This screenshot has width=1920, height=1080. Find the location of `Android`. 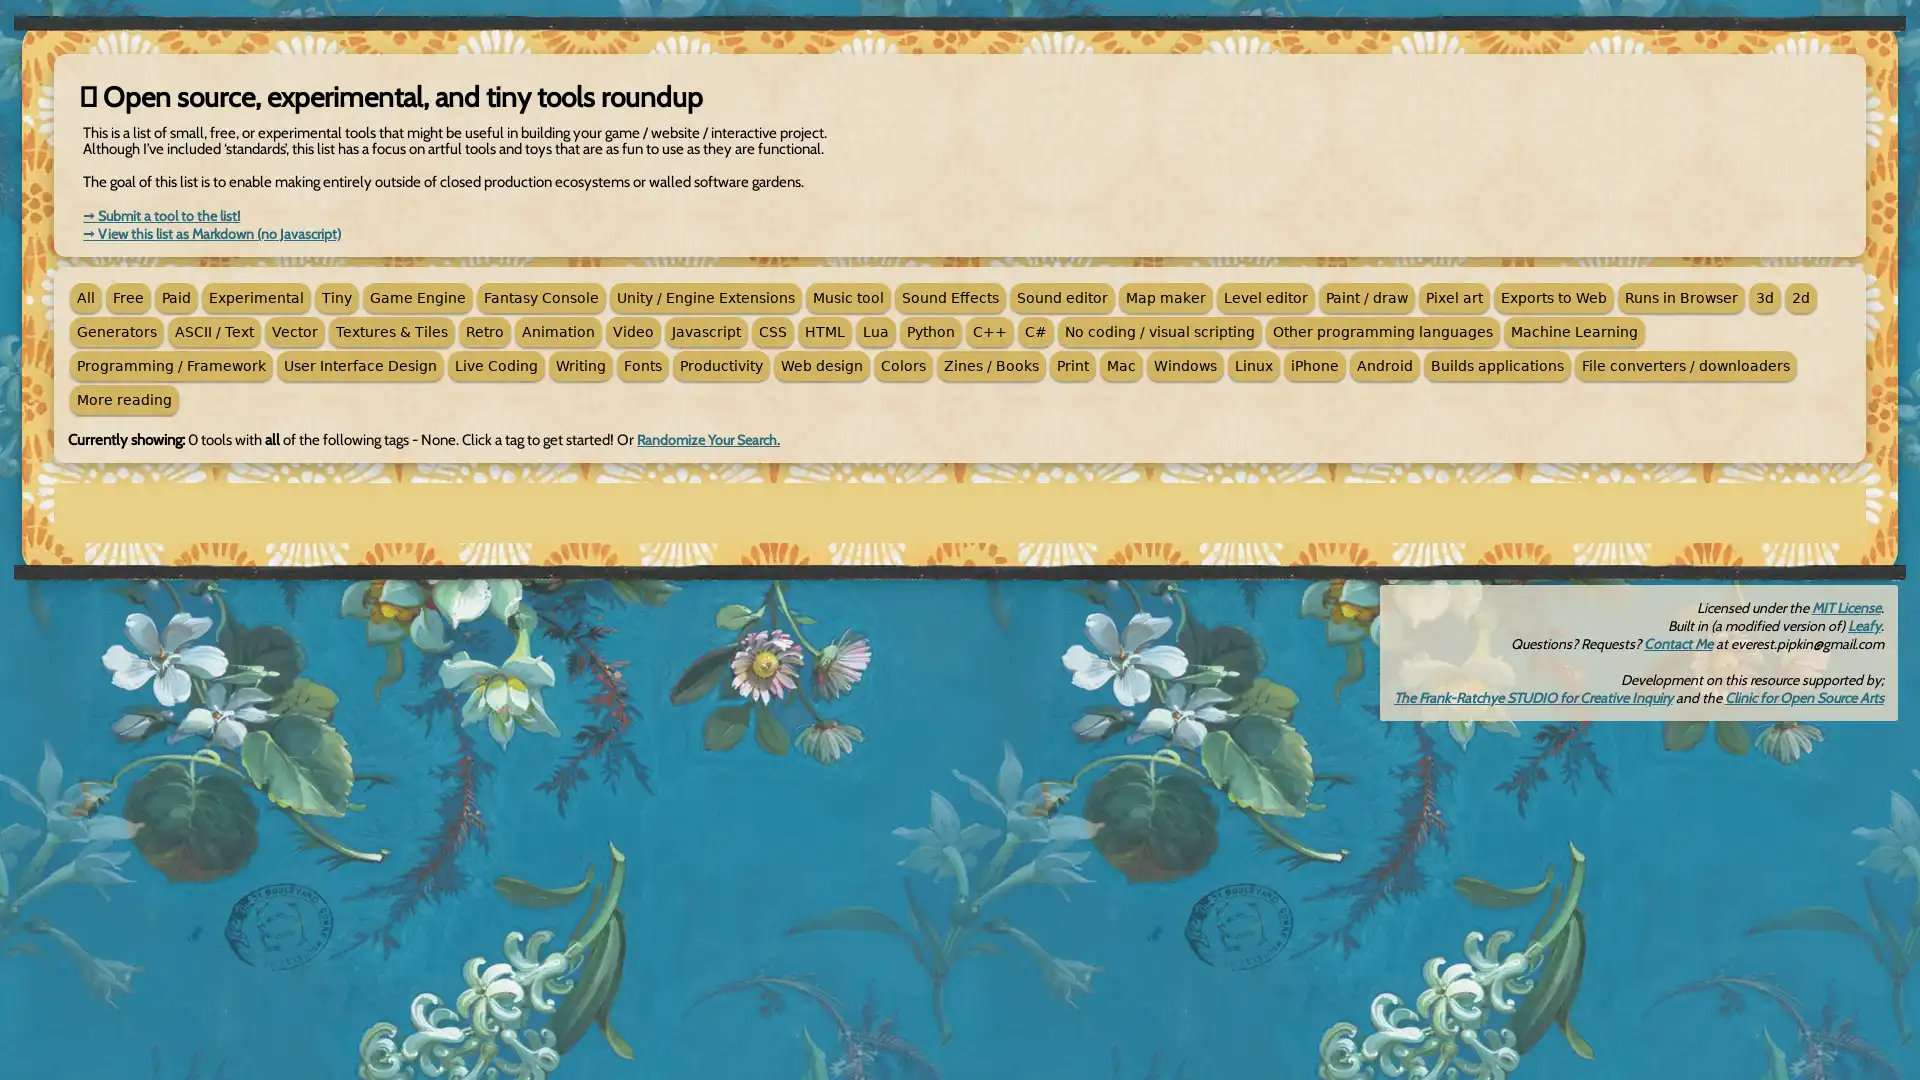

Android is located at coordinates (1384, 366).